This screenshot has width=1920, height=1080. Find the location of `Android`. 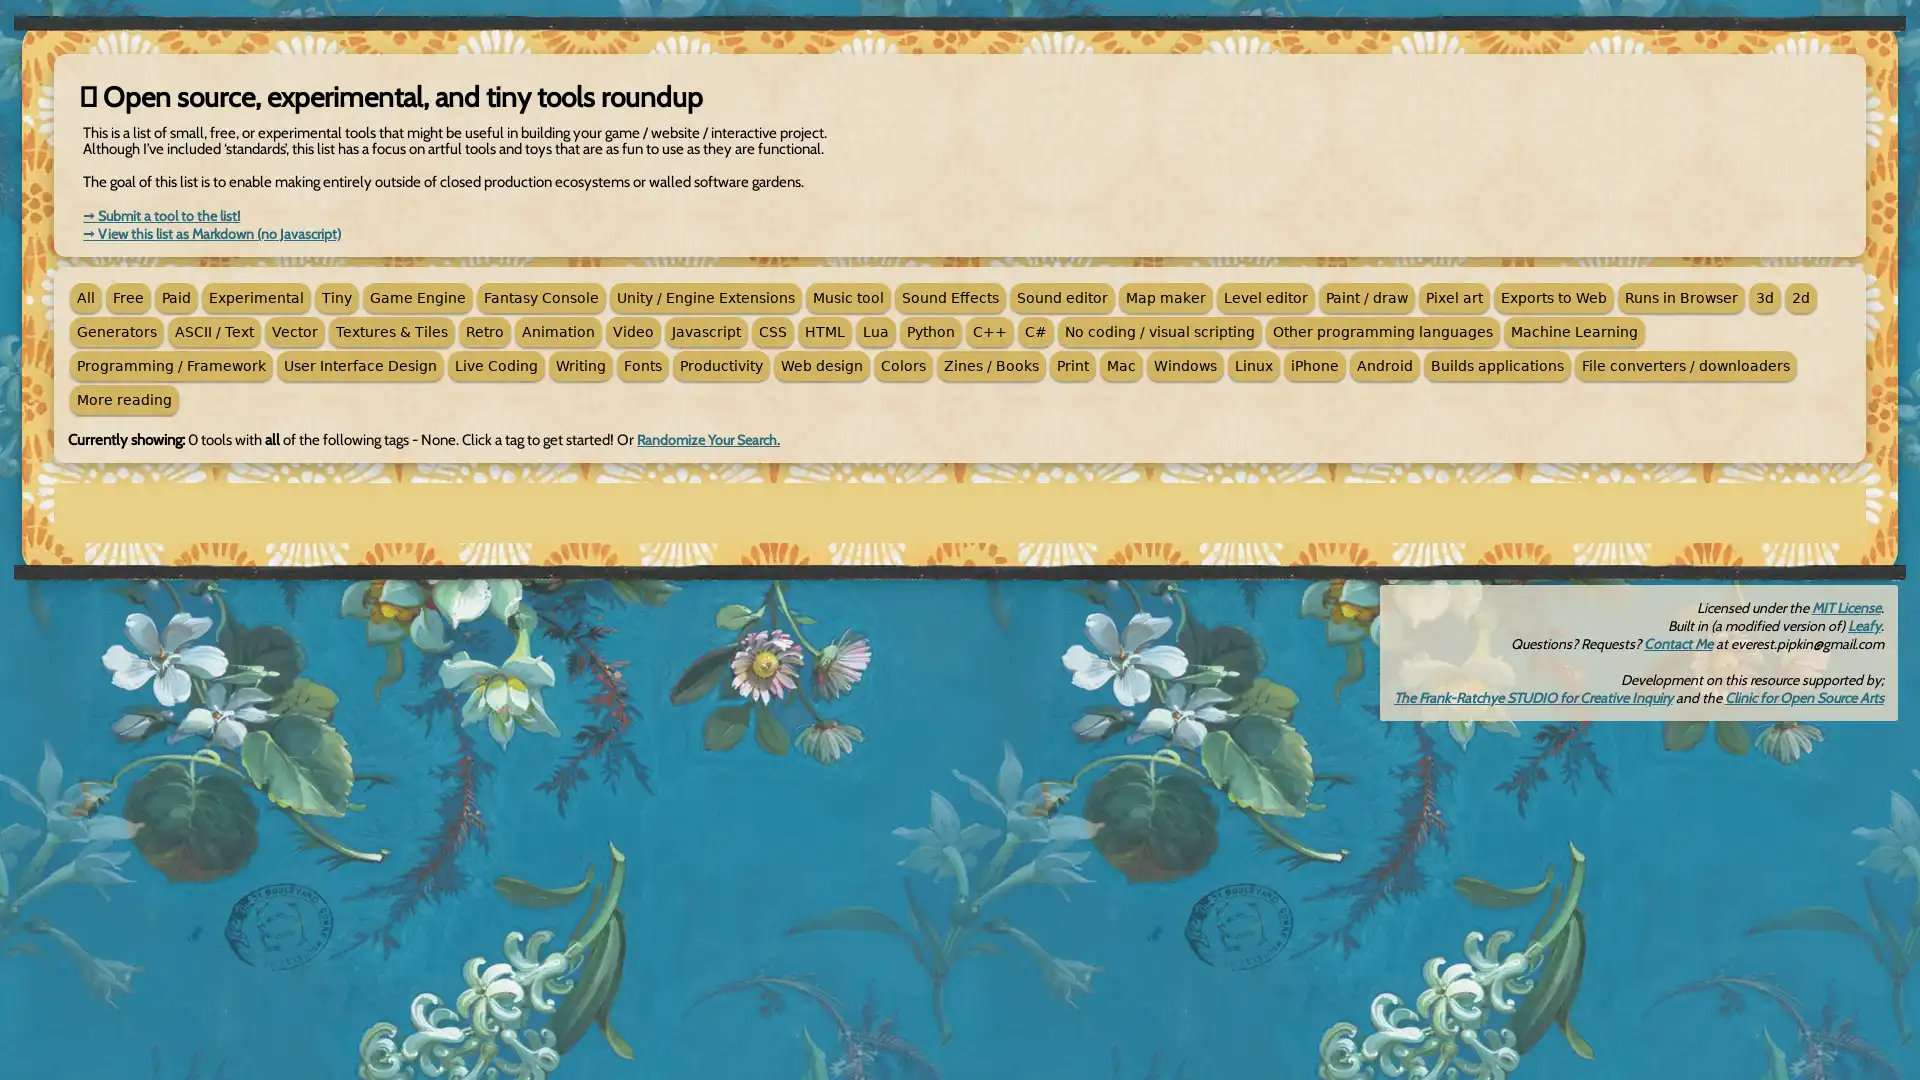

Android is located at coordinates (1384, 366).